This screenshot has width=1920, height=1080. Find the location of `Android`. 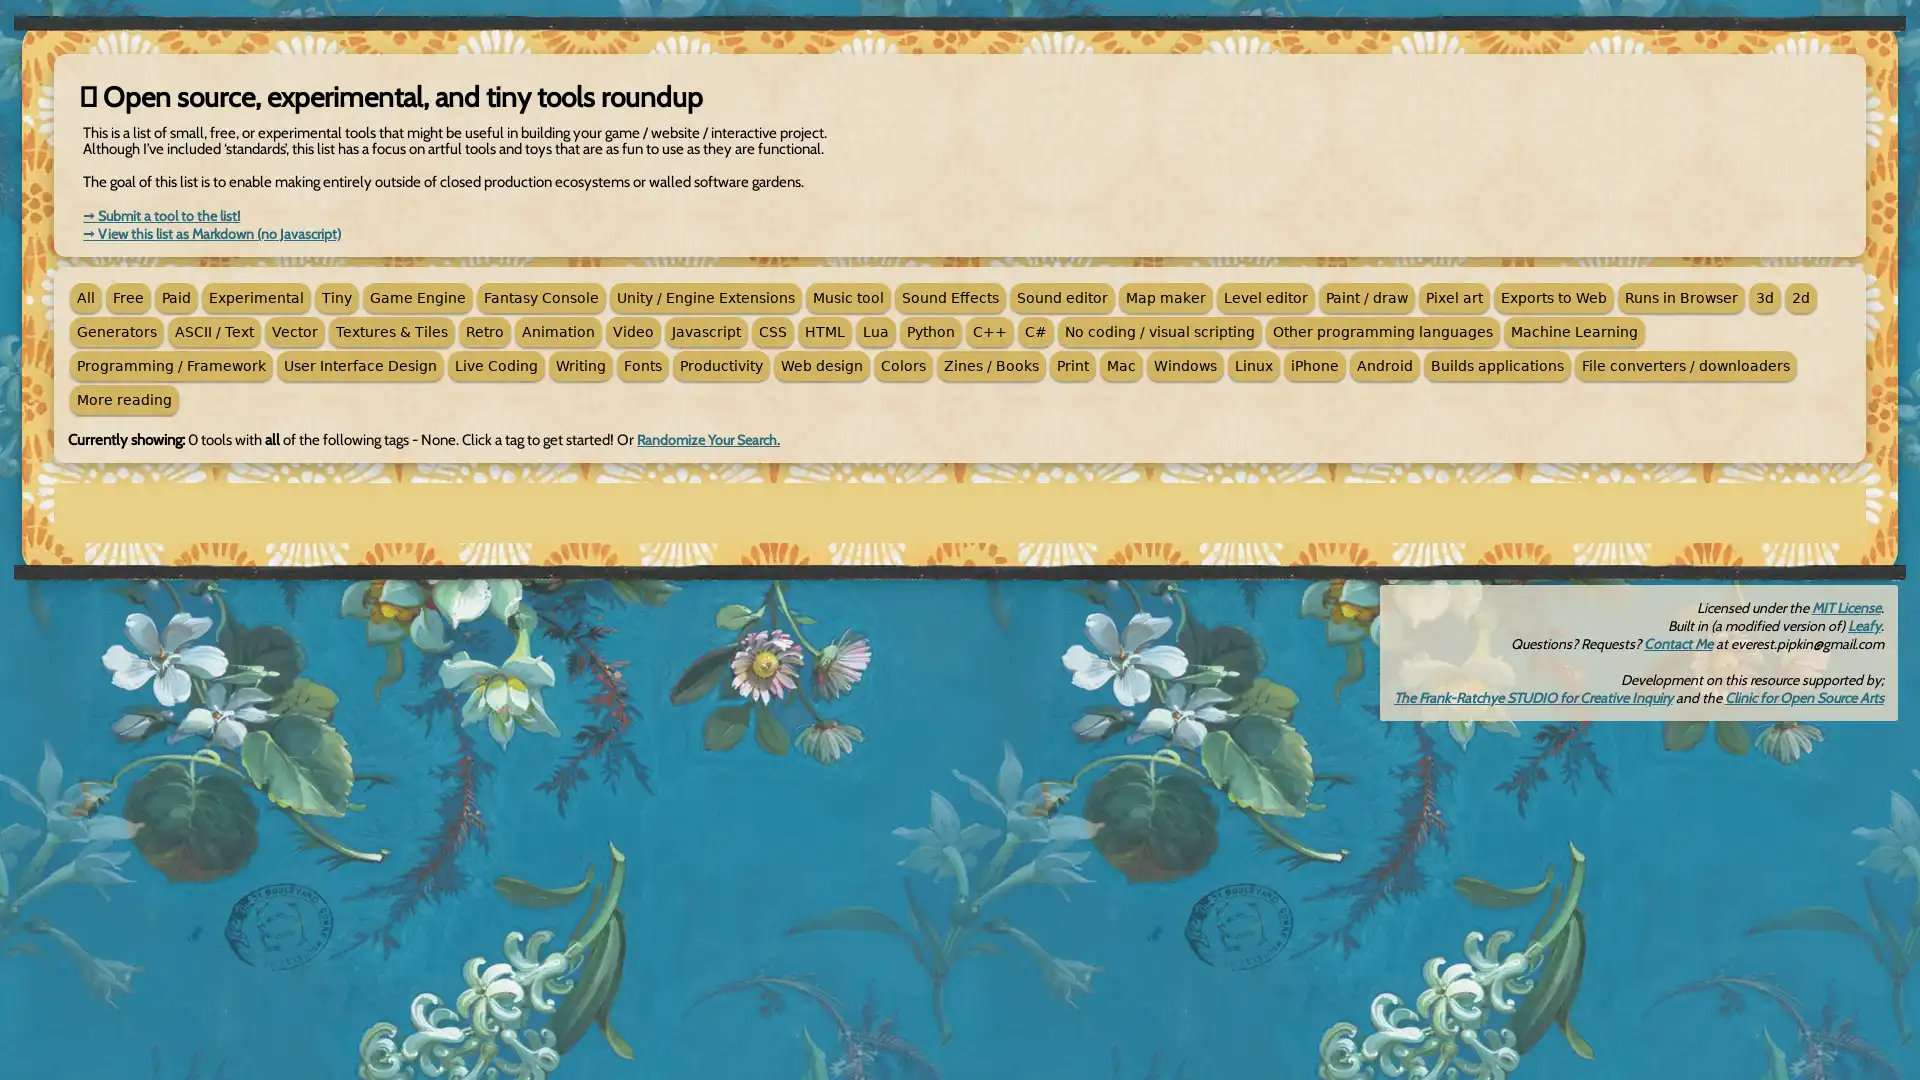

Android is located at coordinates (1384, 366).